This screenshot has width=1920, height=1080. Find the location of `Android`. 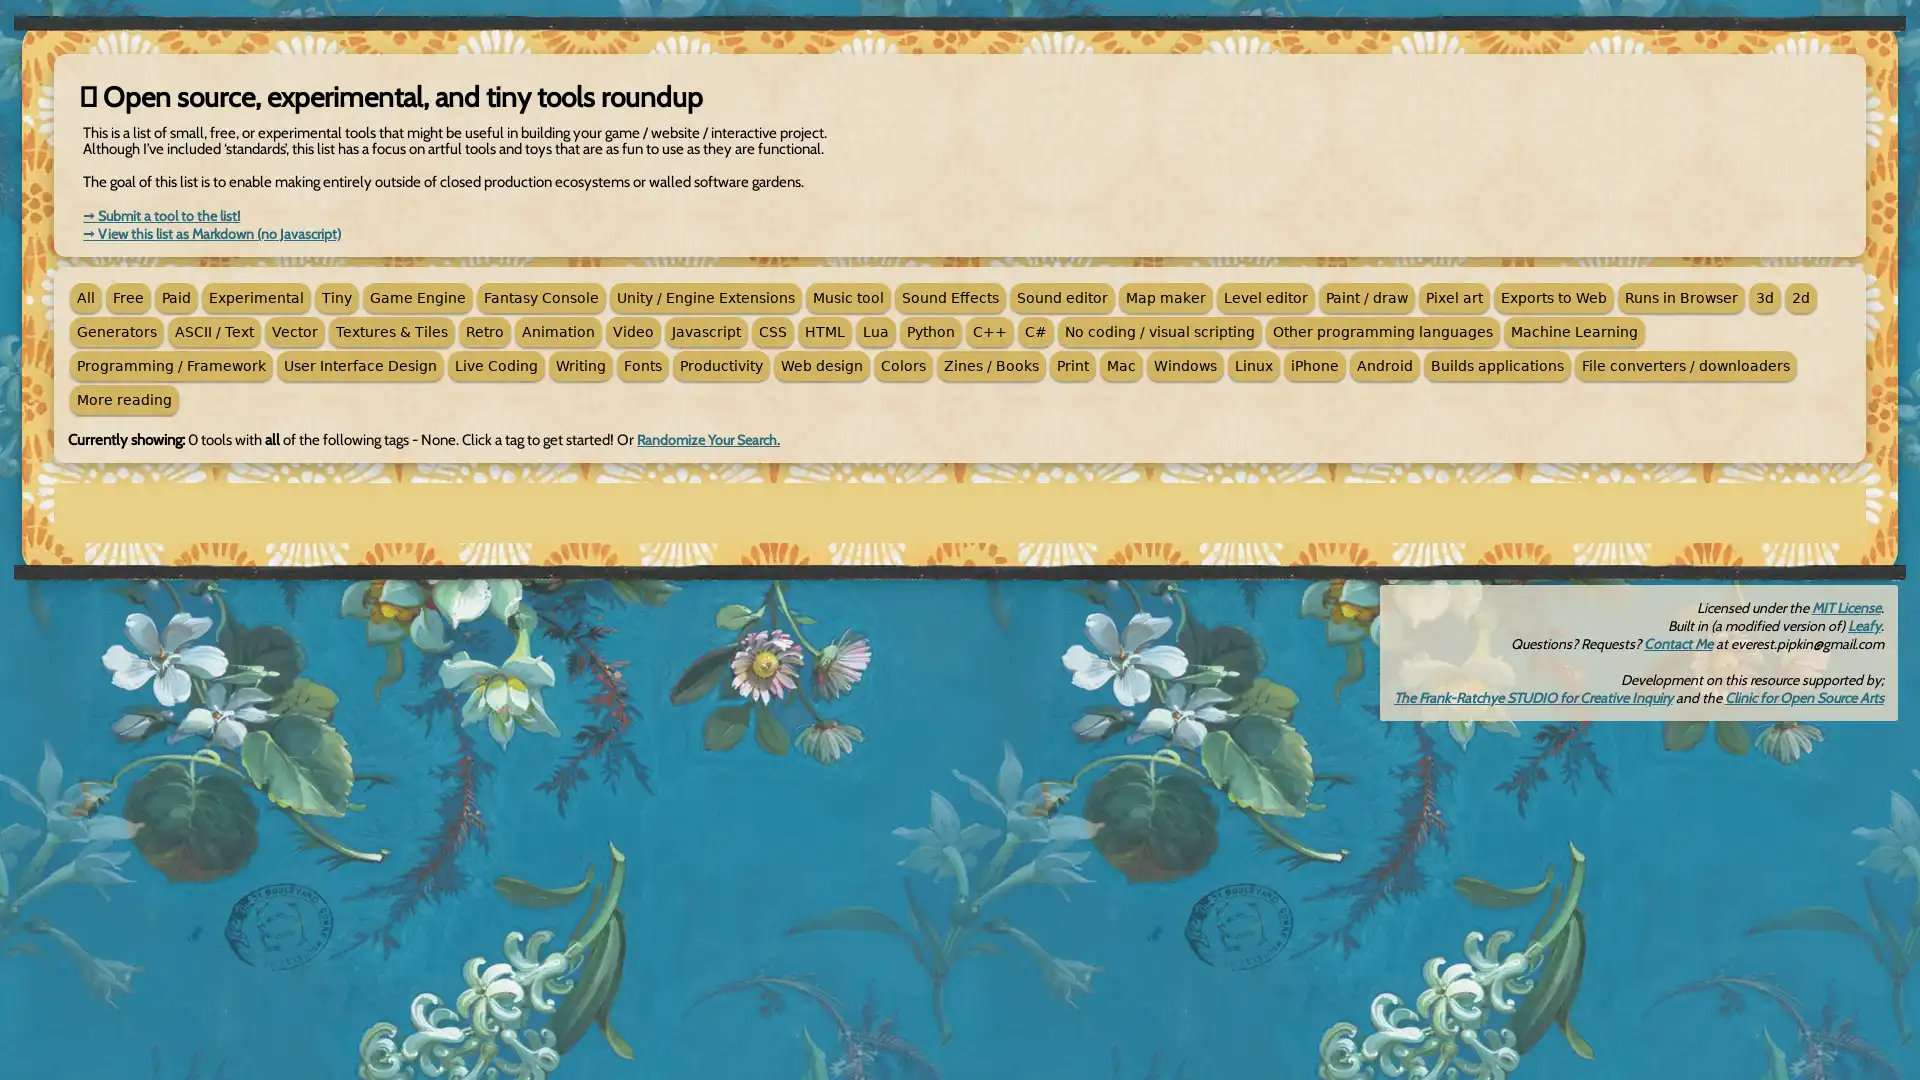

Android is located at coordinates (1384, 366).